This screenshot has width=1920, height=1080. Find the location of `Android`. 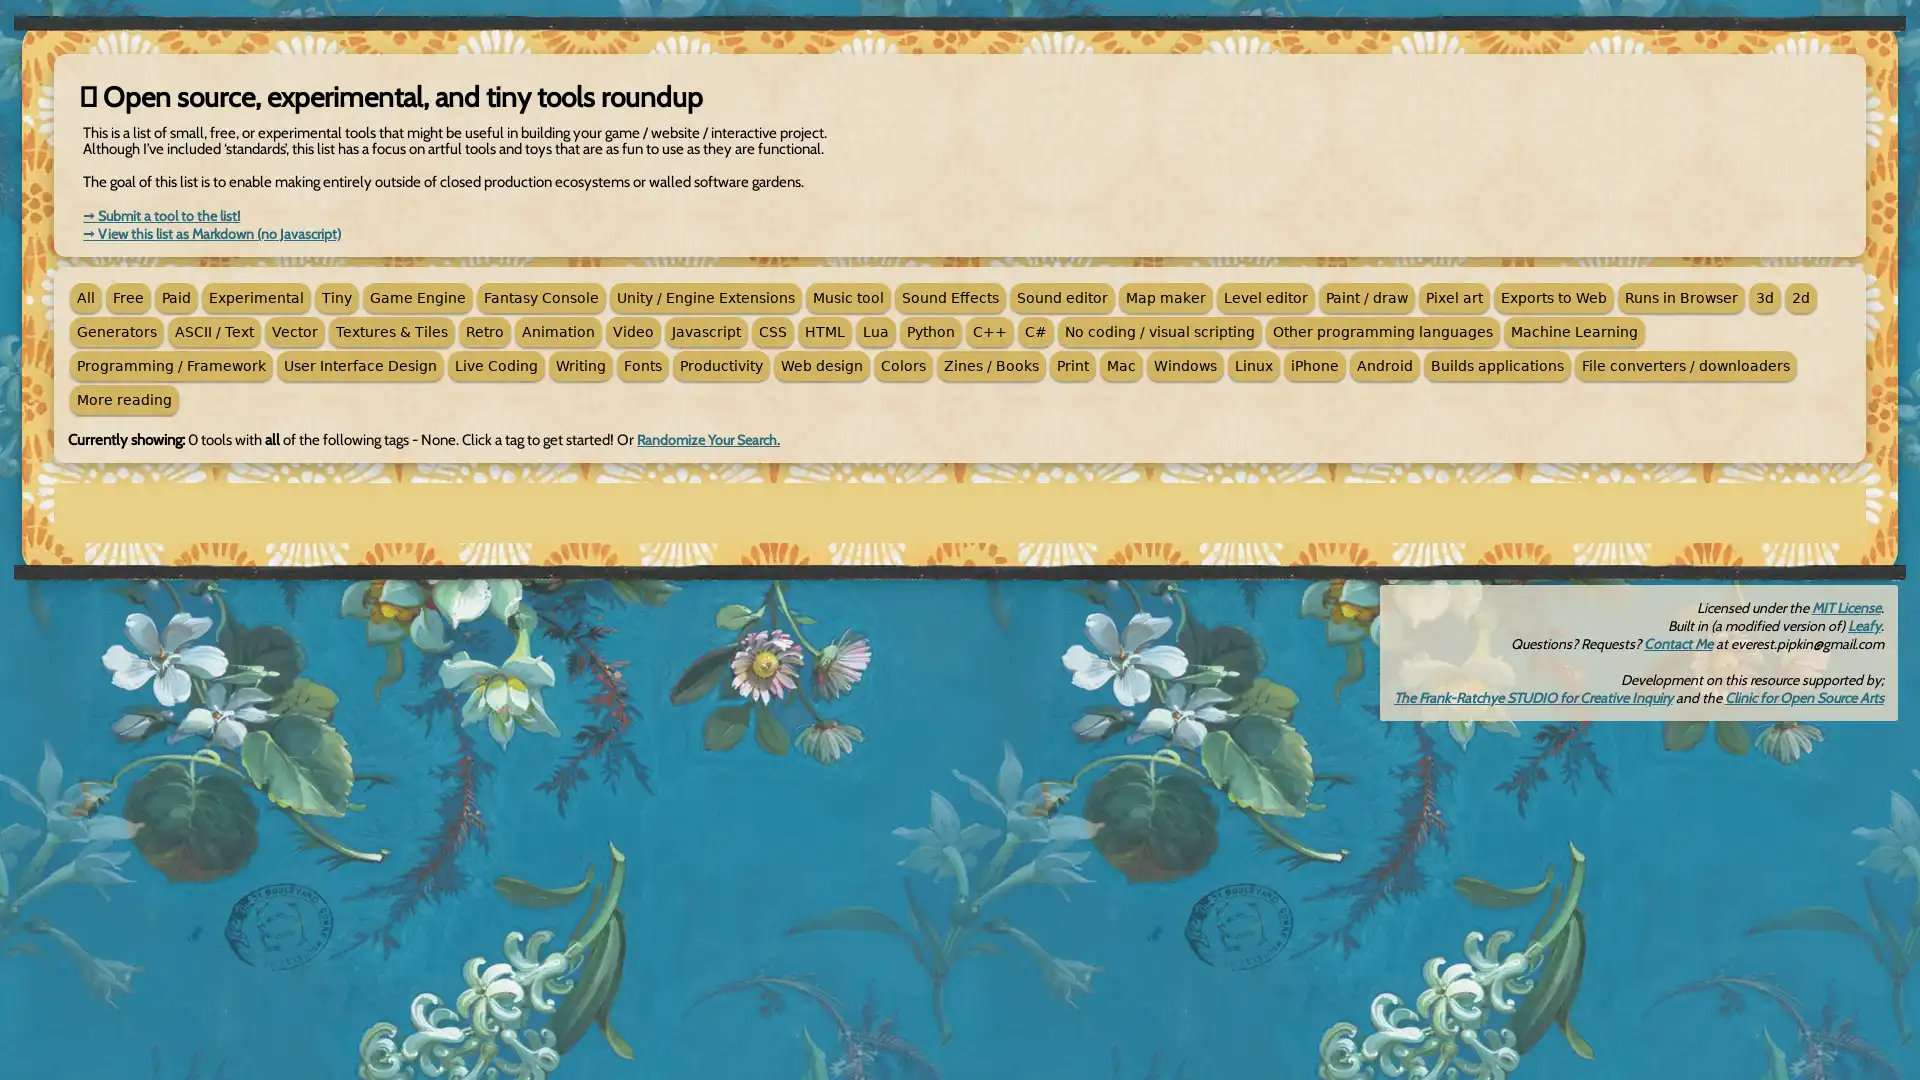

Android is located at coordinates (1384, 366).